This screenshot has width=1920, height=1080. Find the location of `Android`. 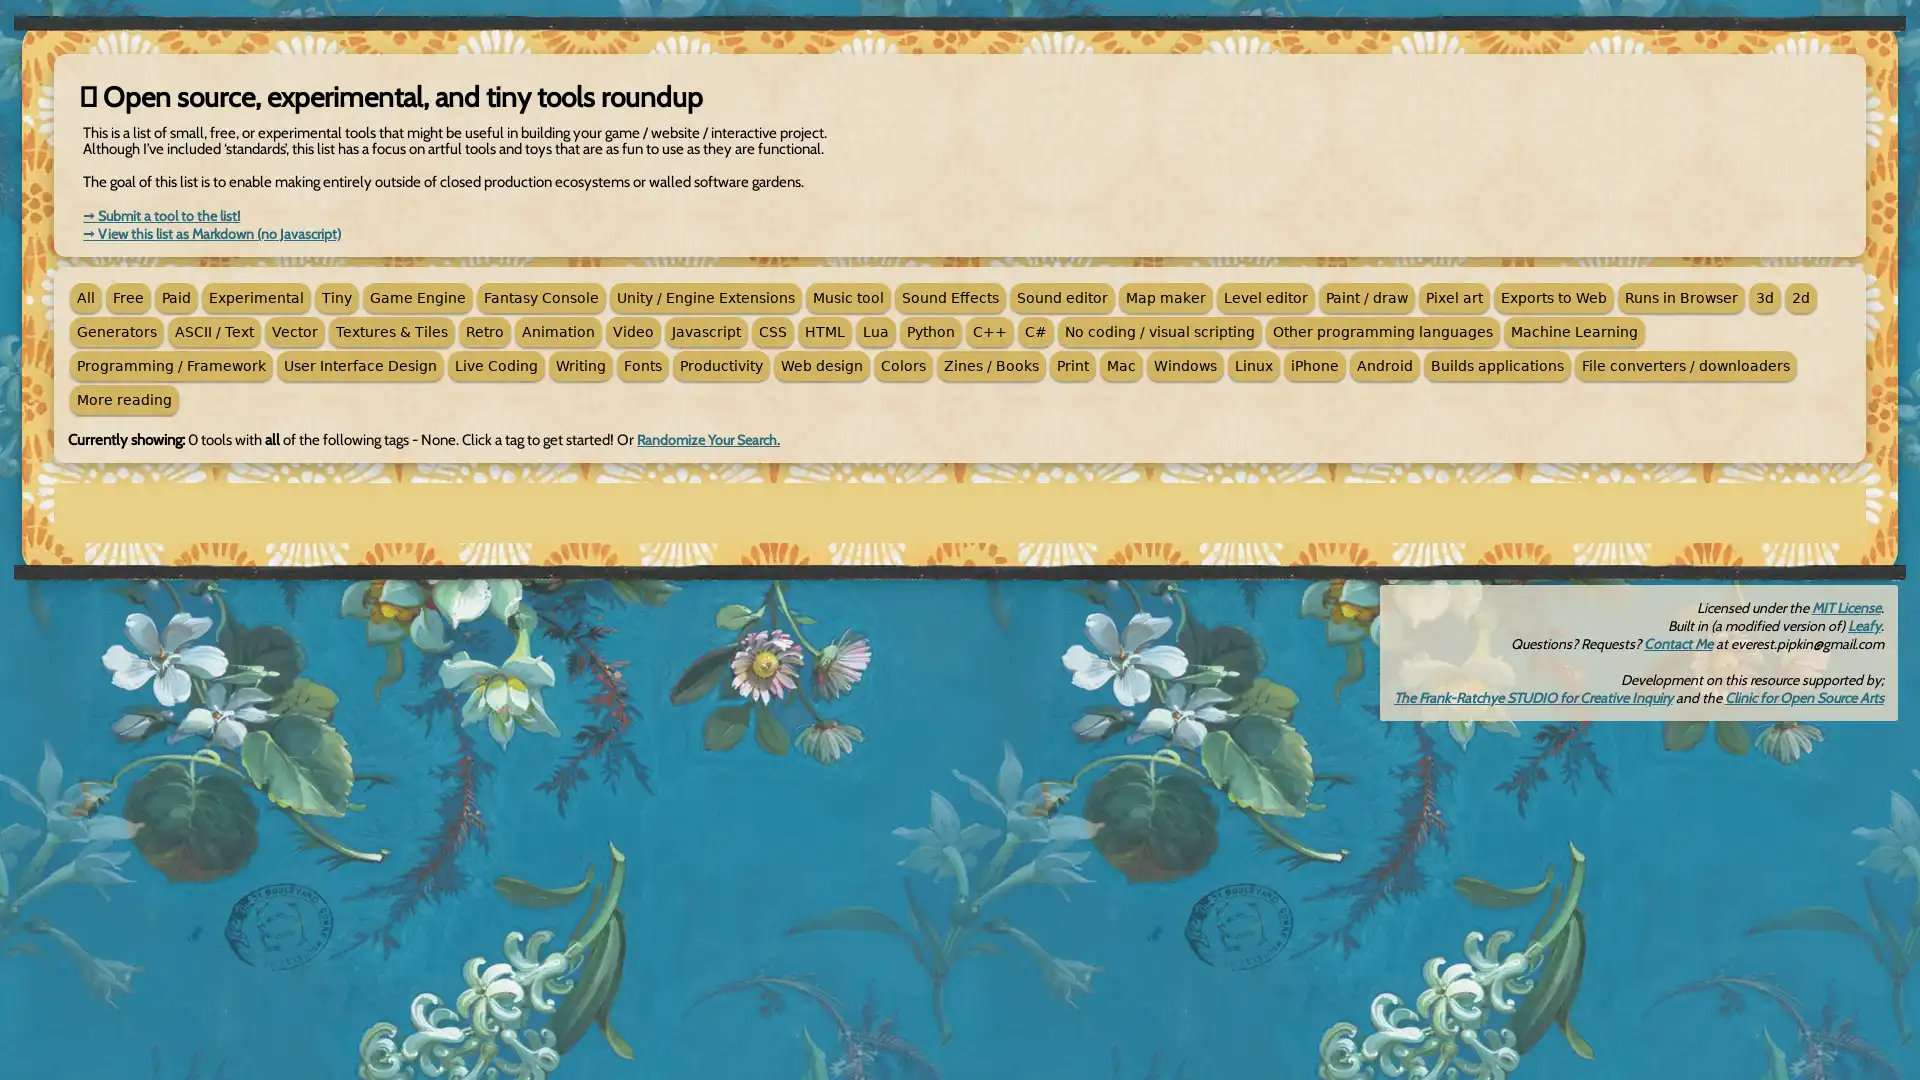

Android is located at coordinates (1384, 366).